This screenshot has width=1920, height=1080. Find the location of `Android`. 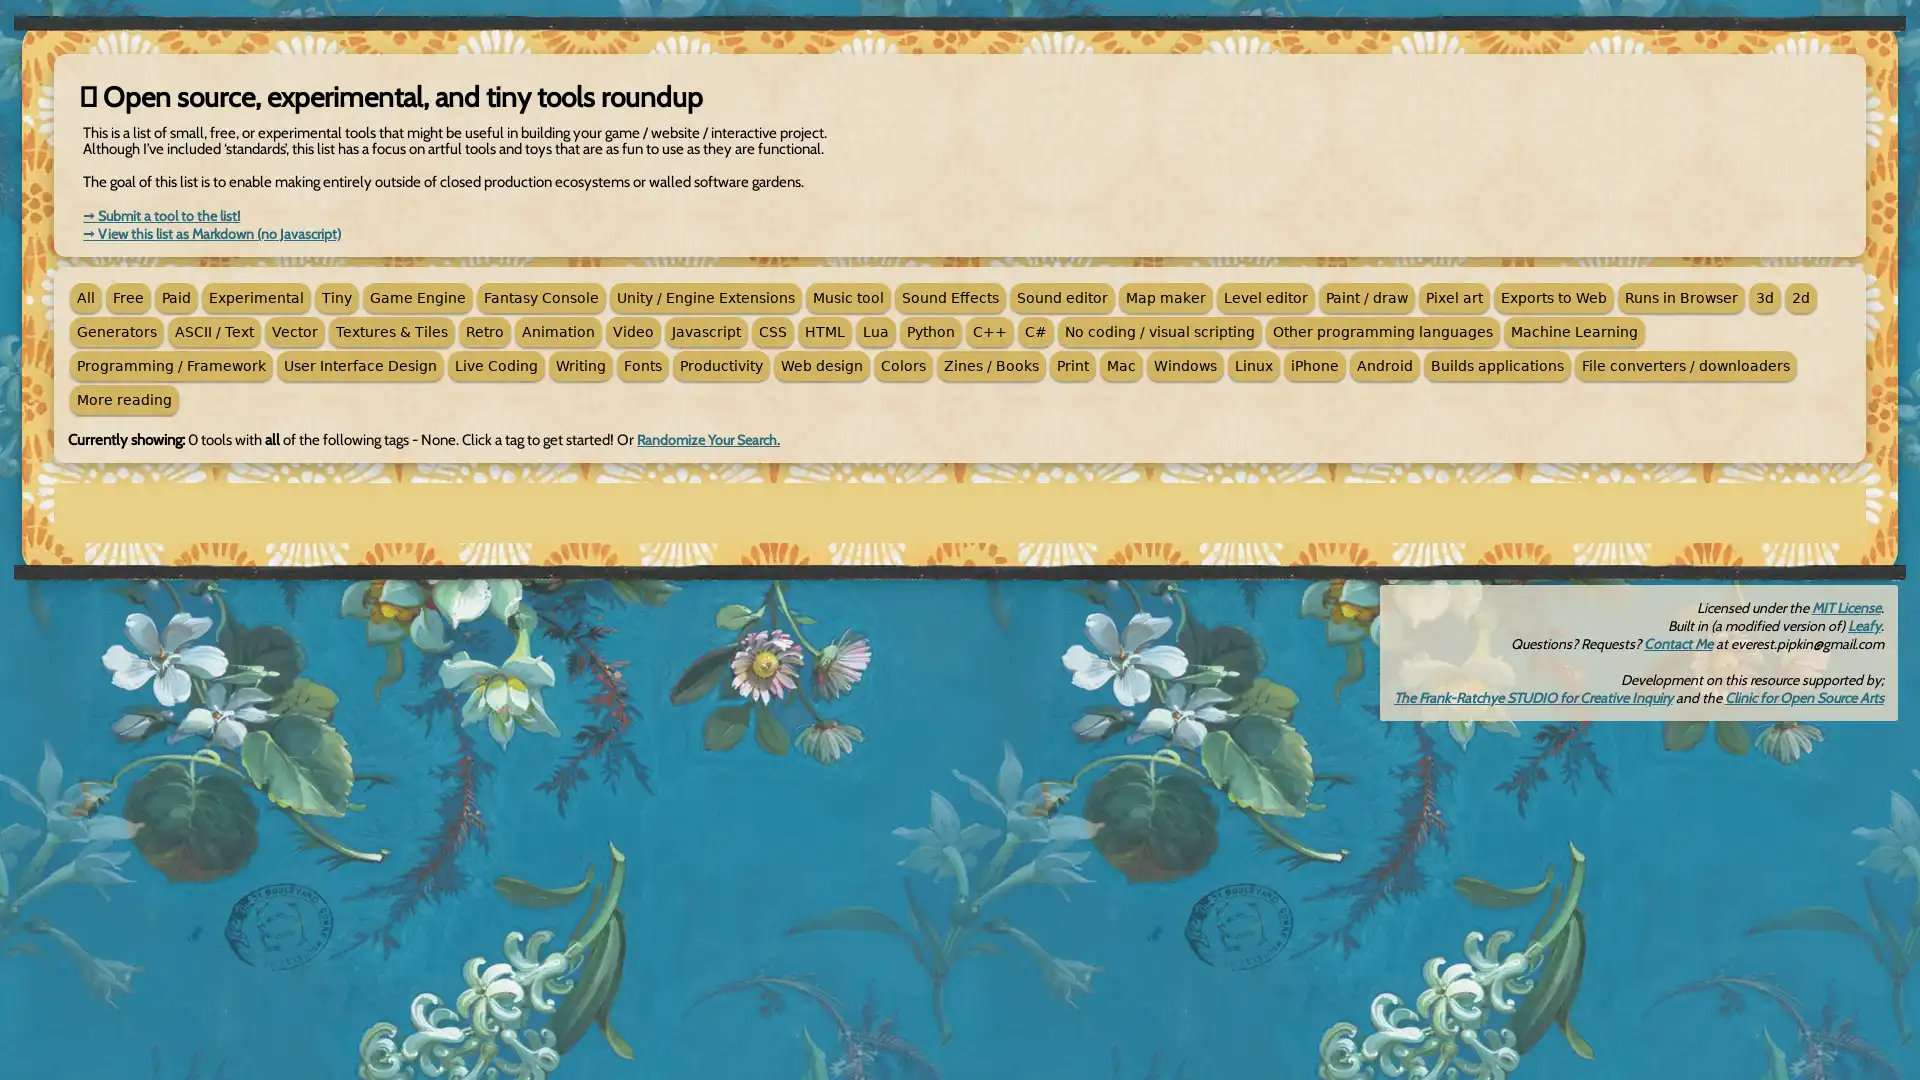

Android is located at coordinates (1384, 366).